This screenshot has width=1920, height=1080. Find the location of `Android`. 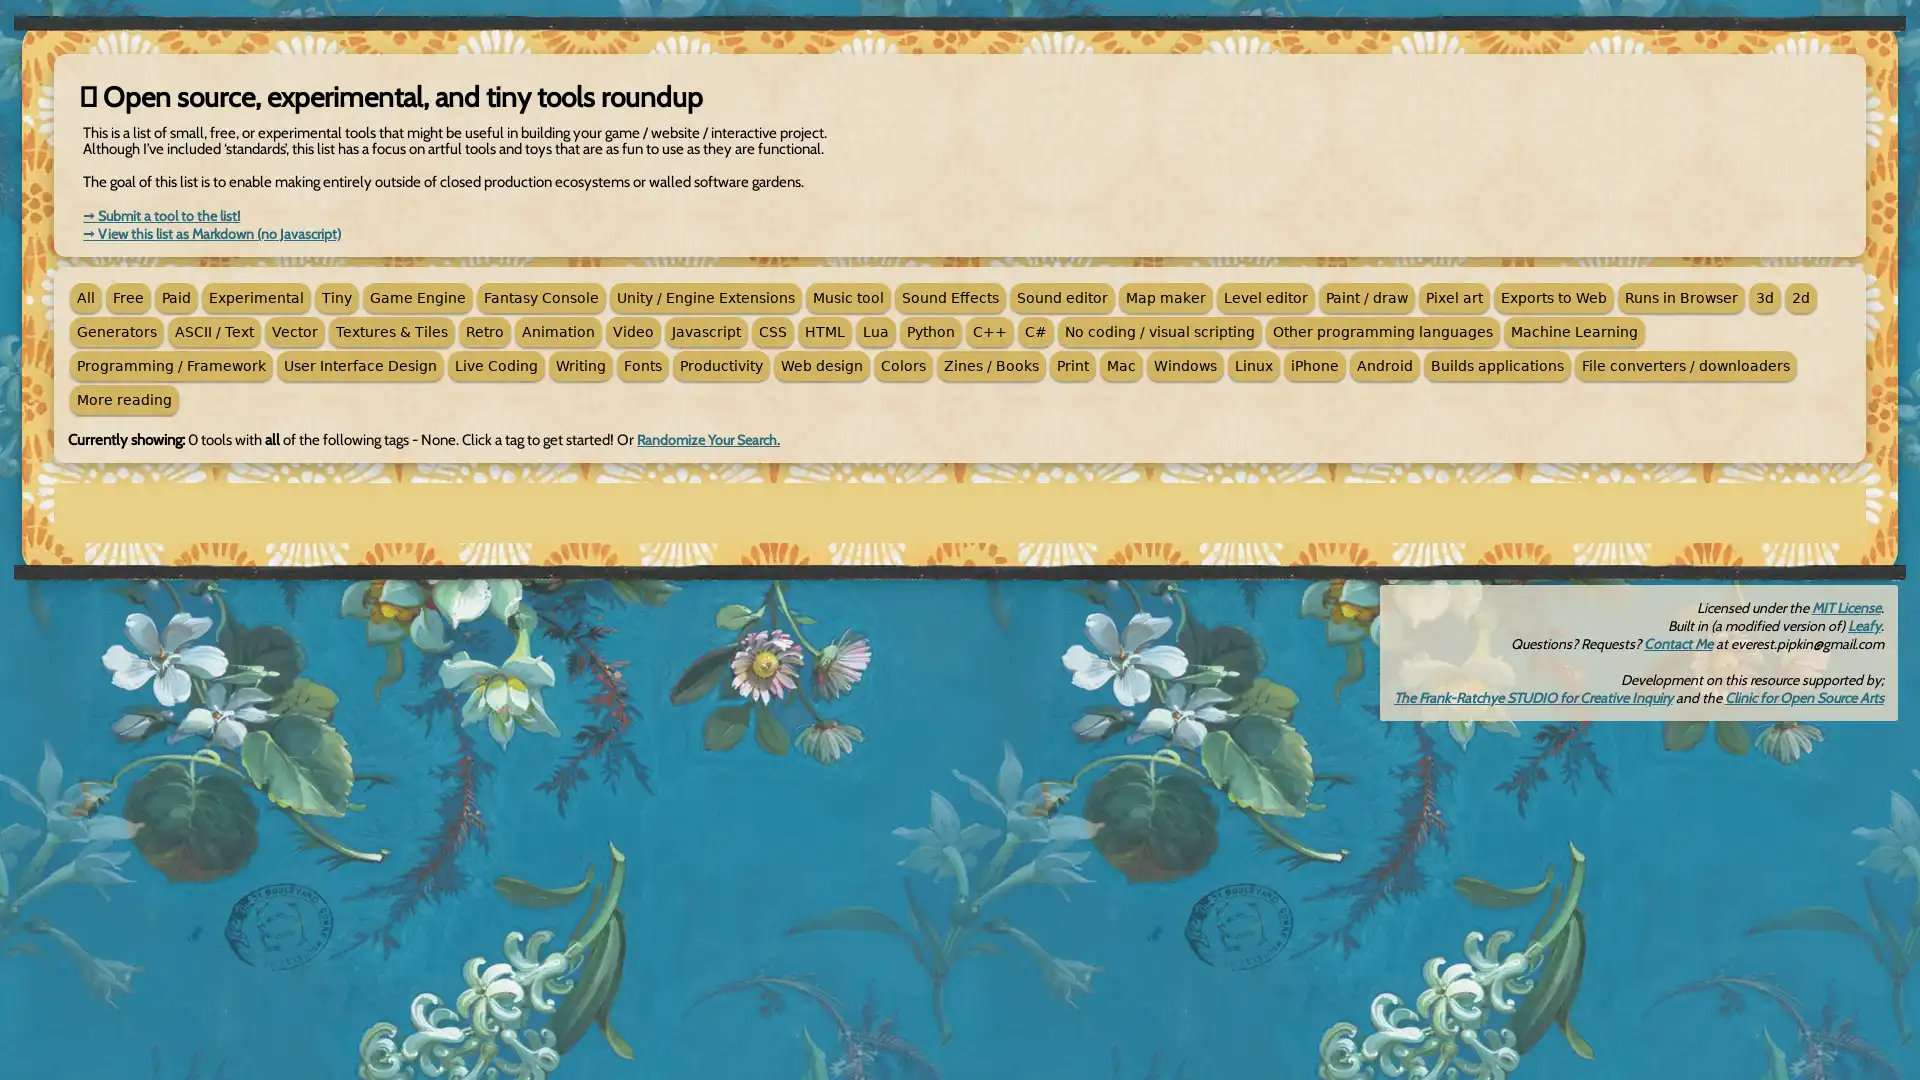

Android is located at coordinates (1384, 366).